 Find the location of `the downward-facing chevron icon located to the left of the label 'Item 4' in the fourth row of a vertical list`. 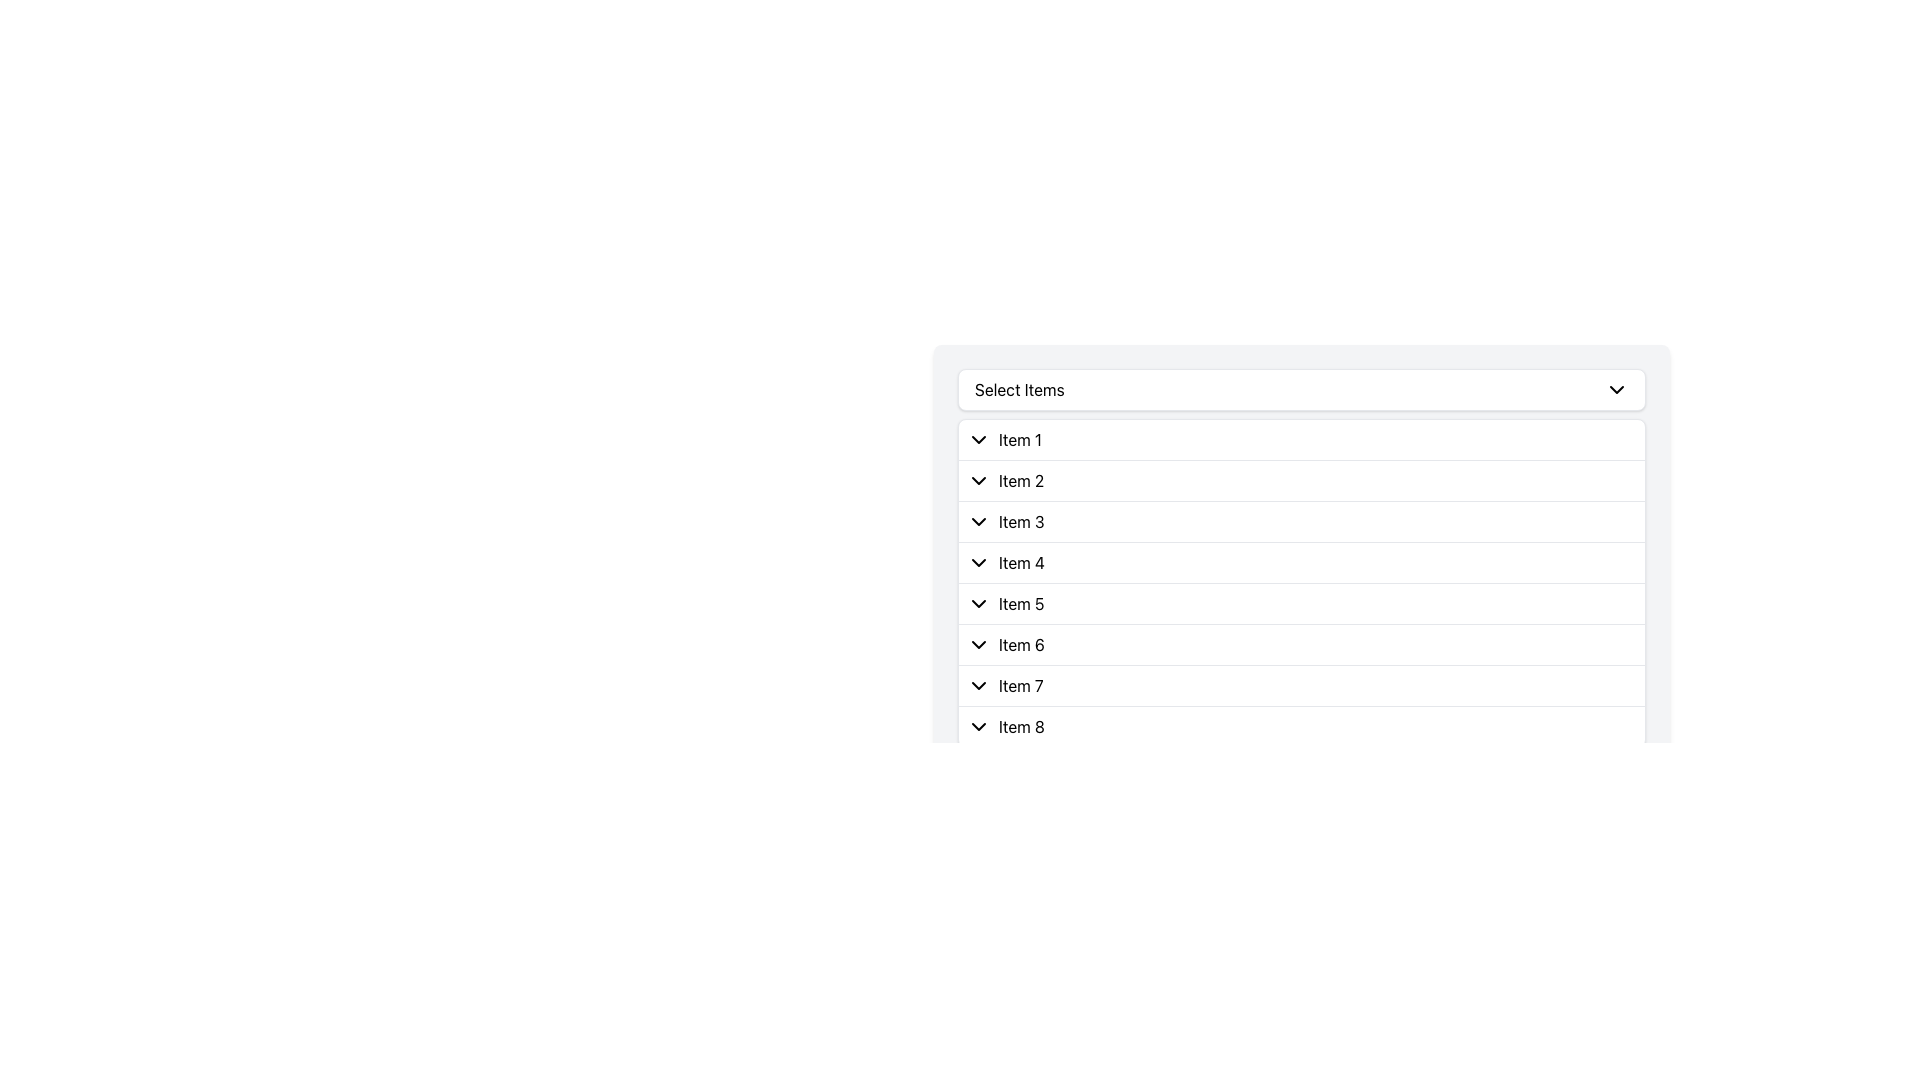

the downward-facing chevron icon located to the left of the label 'Item 4' in the fourth row of a vertical list is located at coordinates (979, 563).